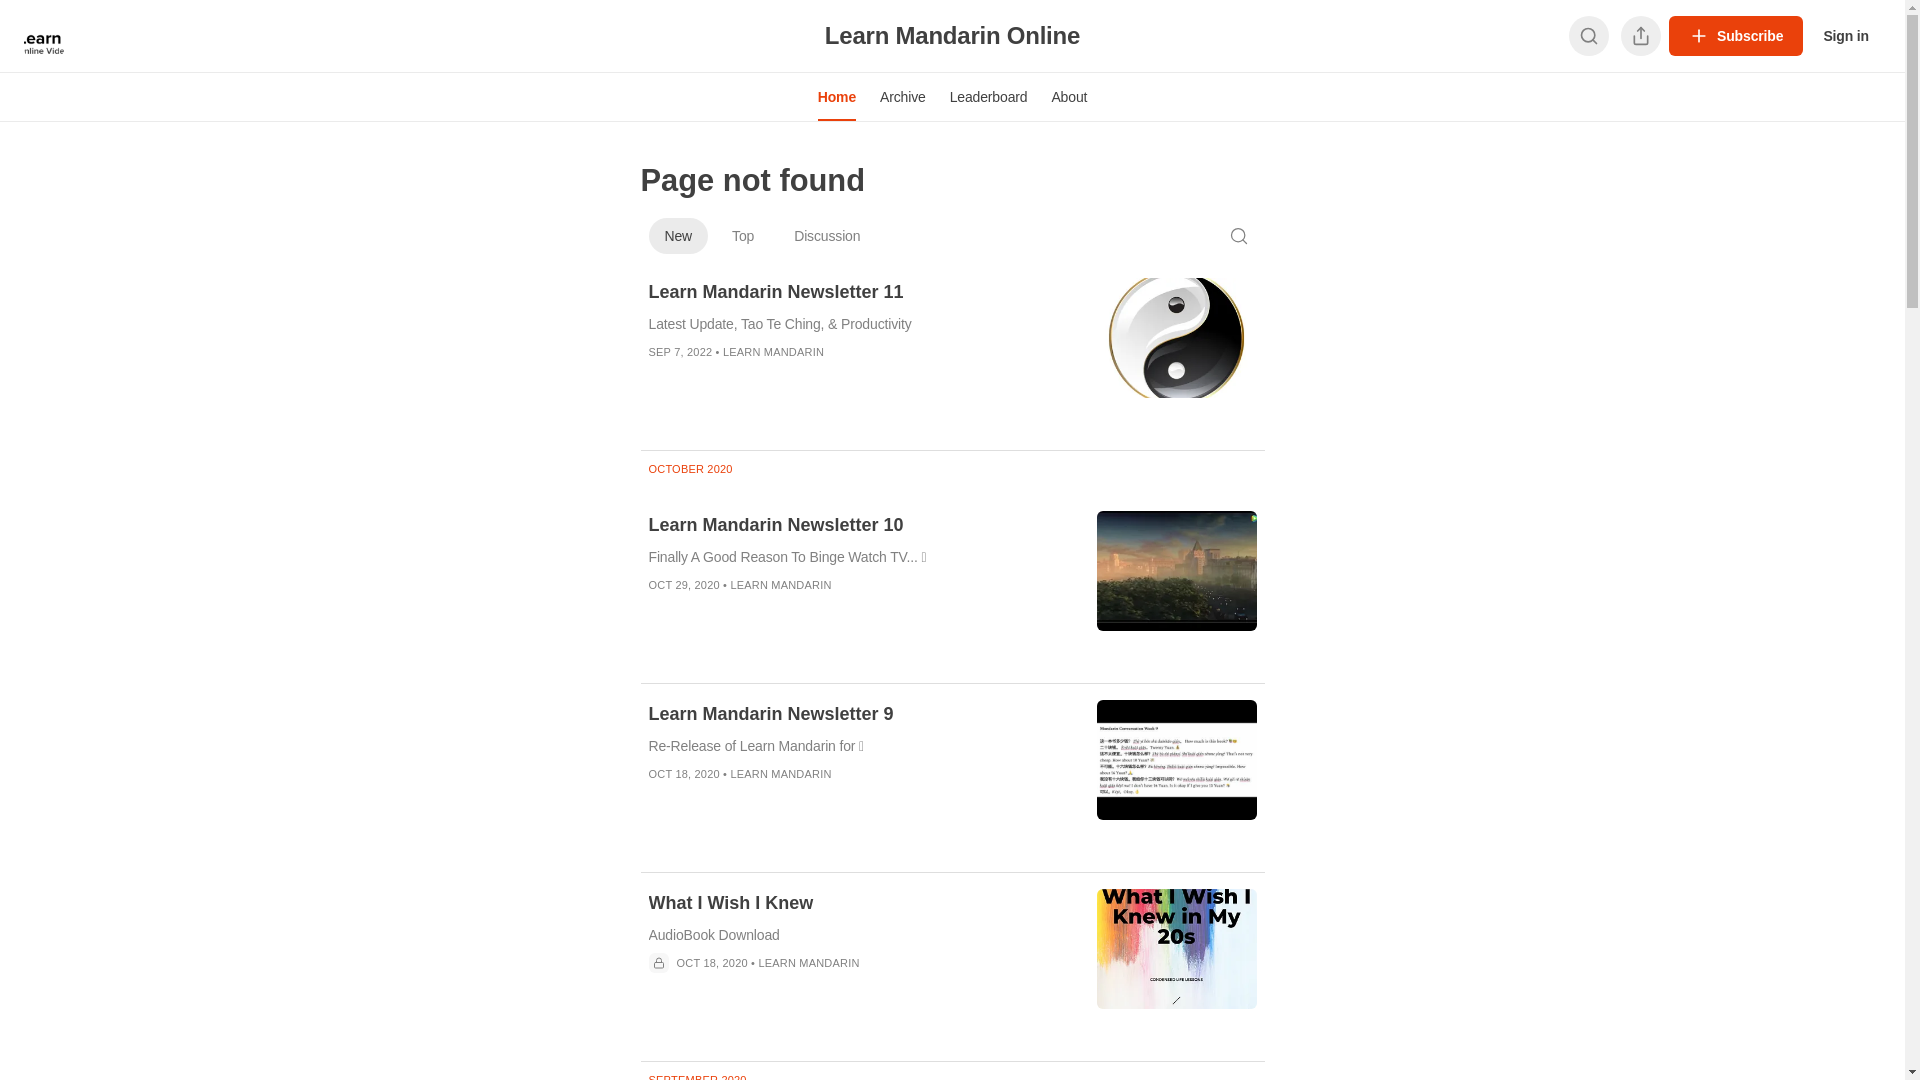 This screenshot has height=1080, width=1920. What do you see at coordinates (859, 712) in the screenshot?
I see `'Learn Mandarin Newsletter 9'` at bounding box center [859, 712].